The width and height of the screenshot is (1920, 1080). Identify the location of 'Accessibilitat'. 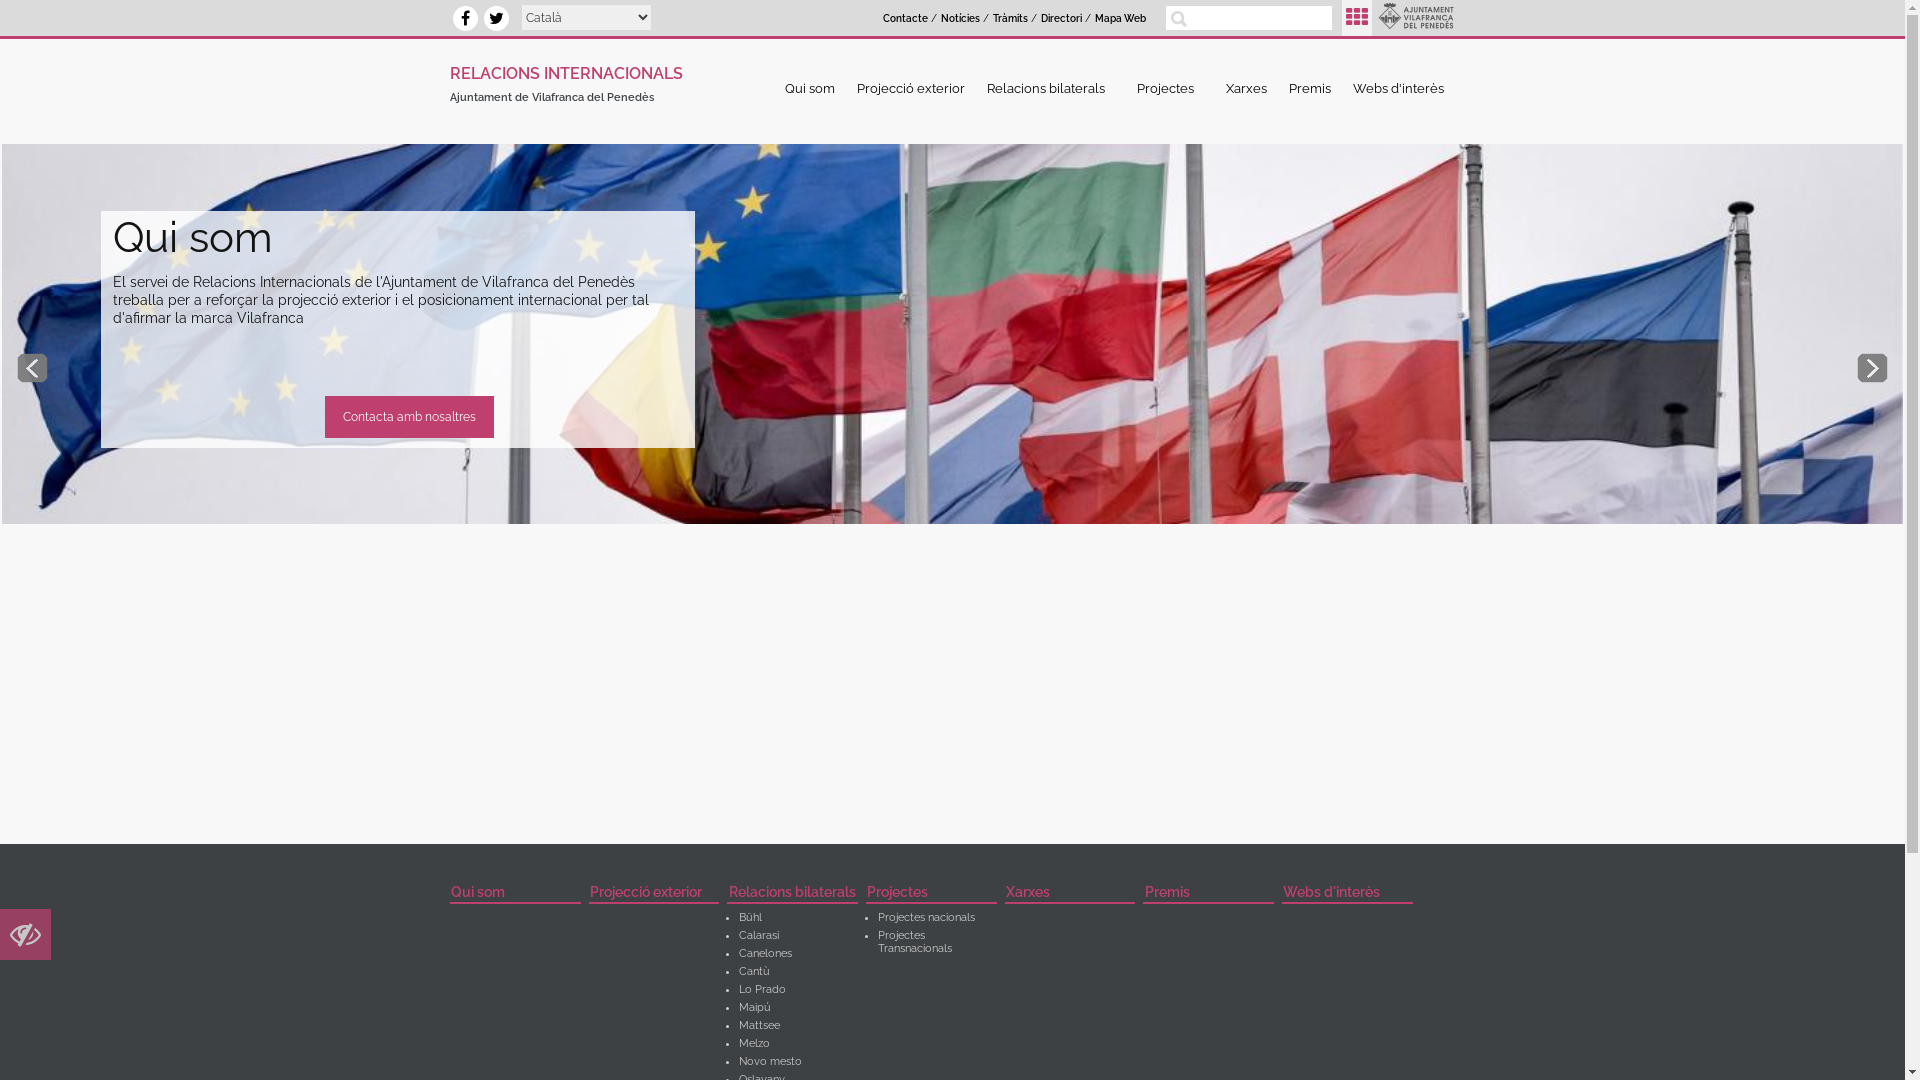
(25, 939).